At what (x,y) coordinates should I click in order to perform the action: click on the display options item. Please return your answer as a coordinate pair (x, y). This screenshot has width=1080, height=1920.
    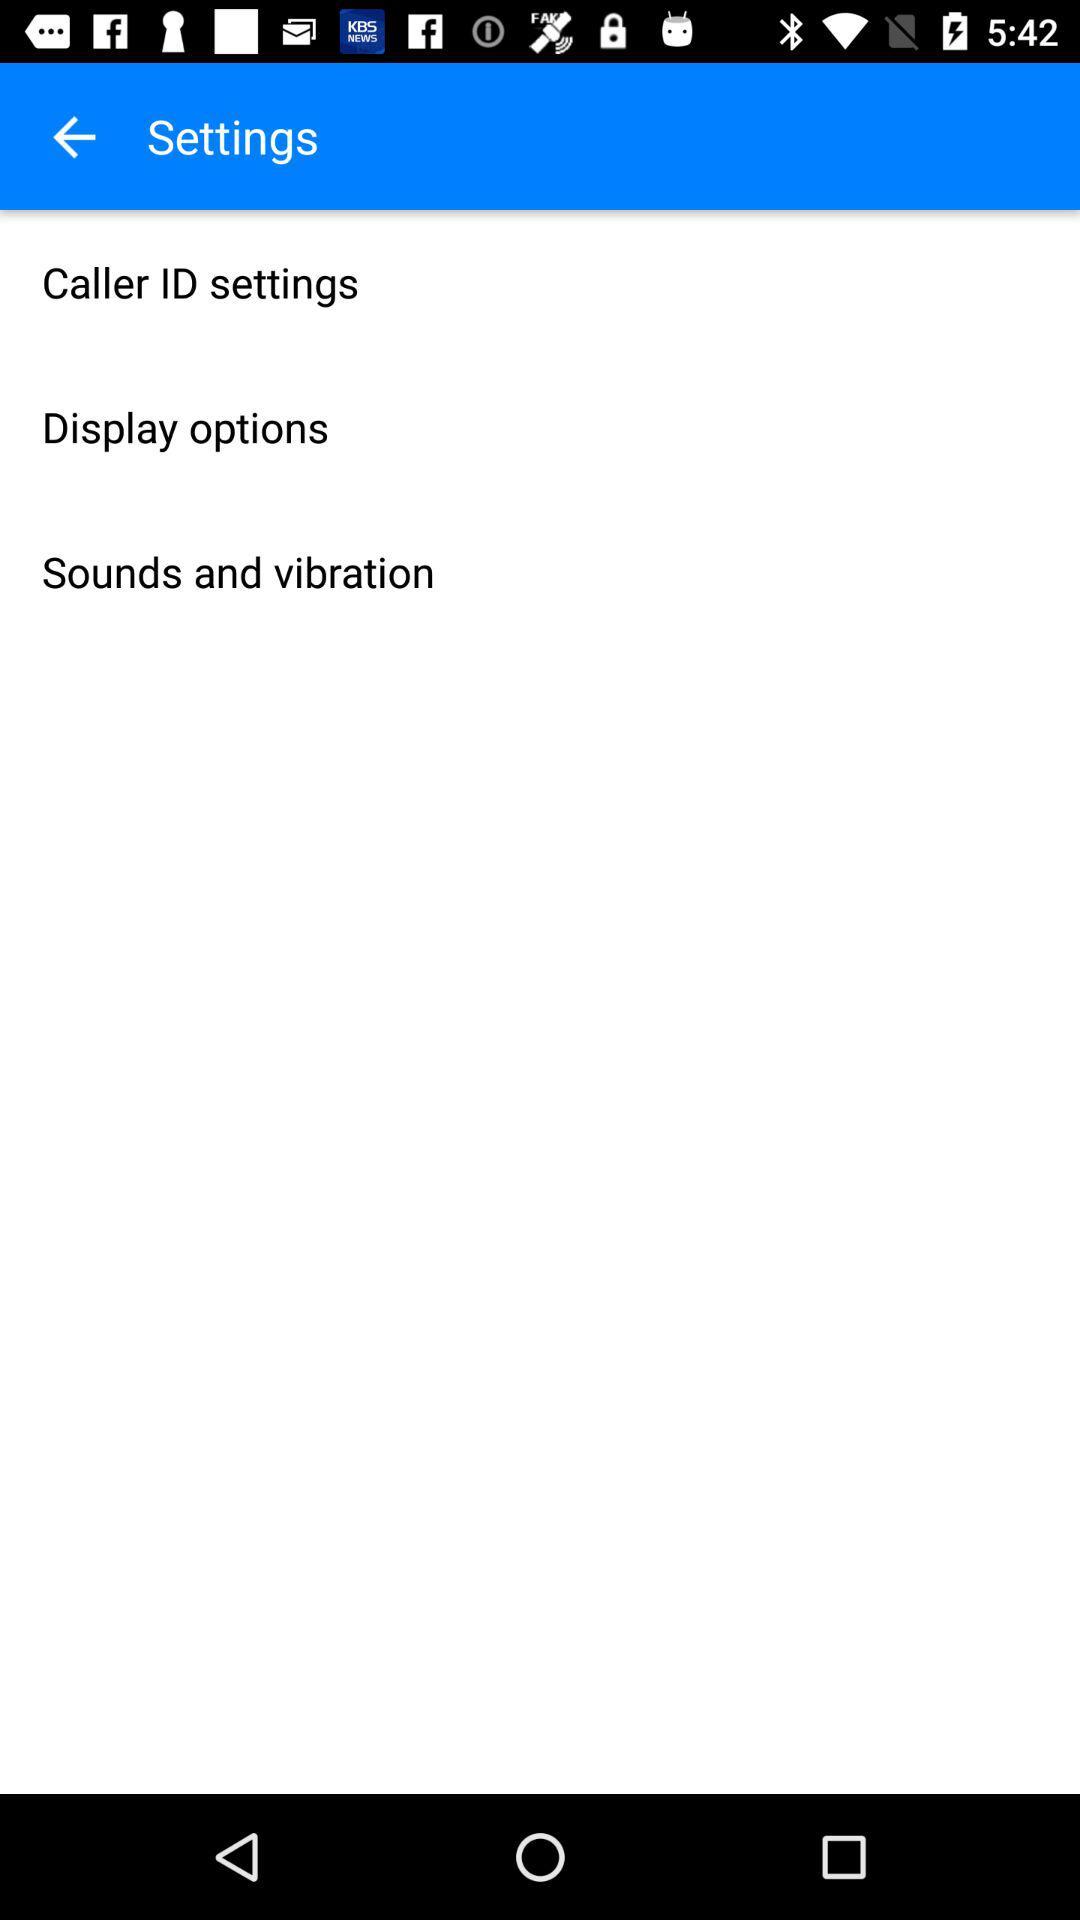
    Looking at the image, I should click on (540, 426).